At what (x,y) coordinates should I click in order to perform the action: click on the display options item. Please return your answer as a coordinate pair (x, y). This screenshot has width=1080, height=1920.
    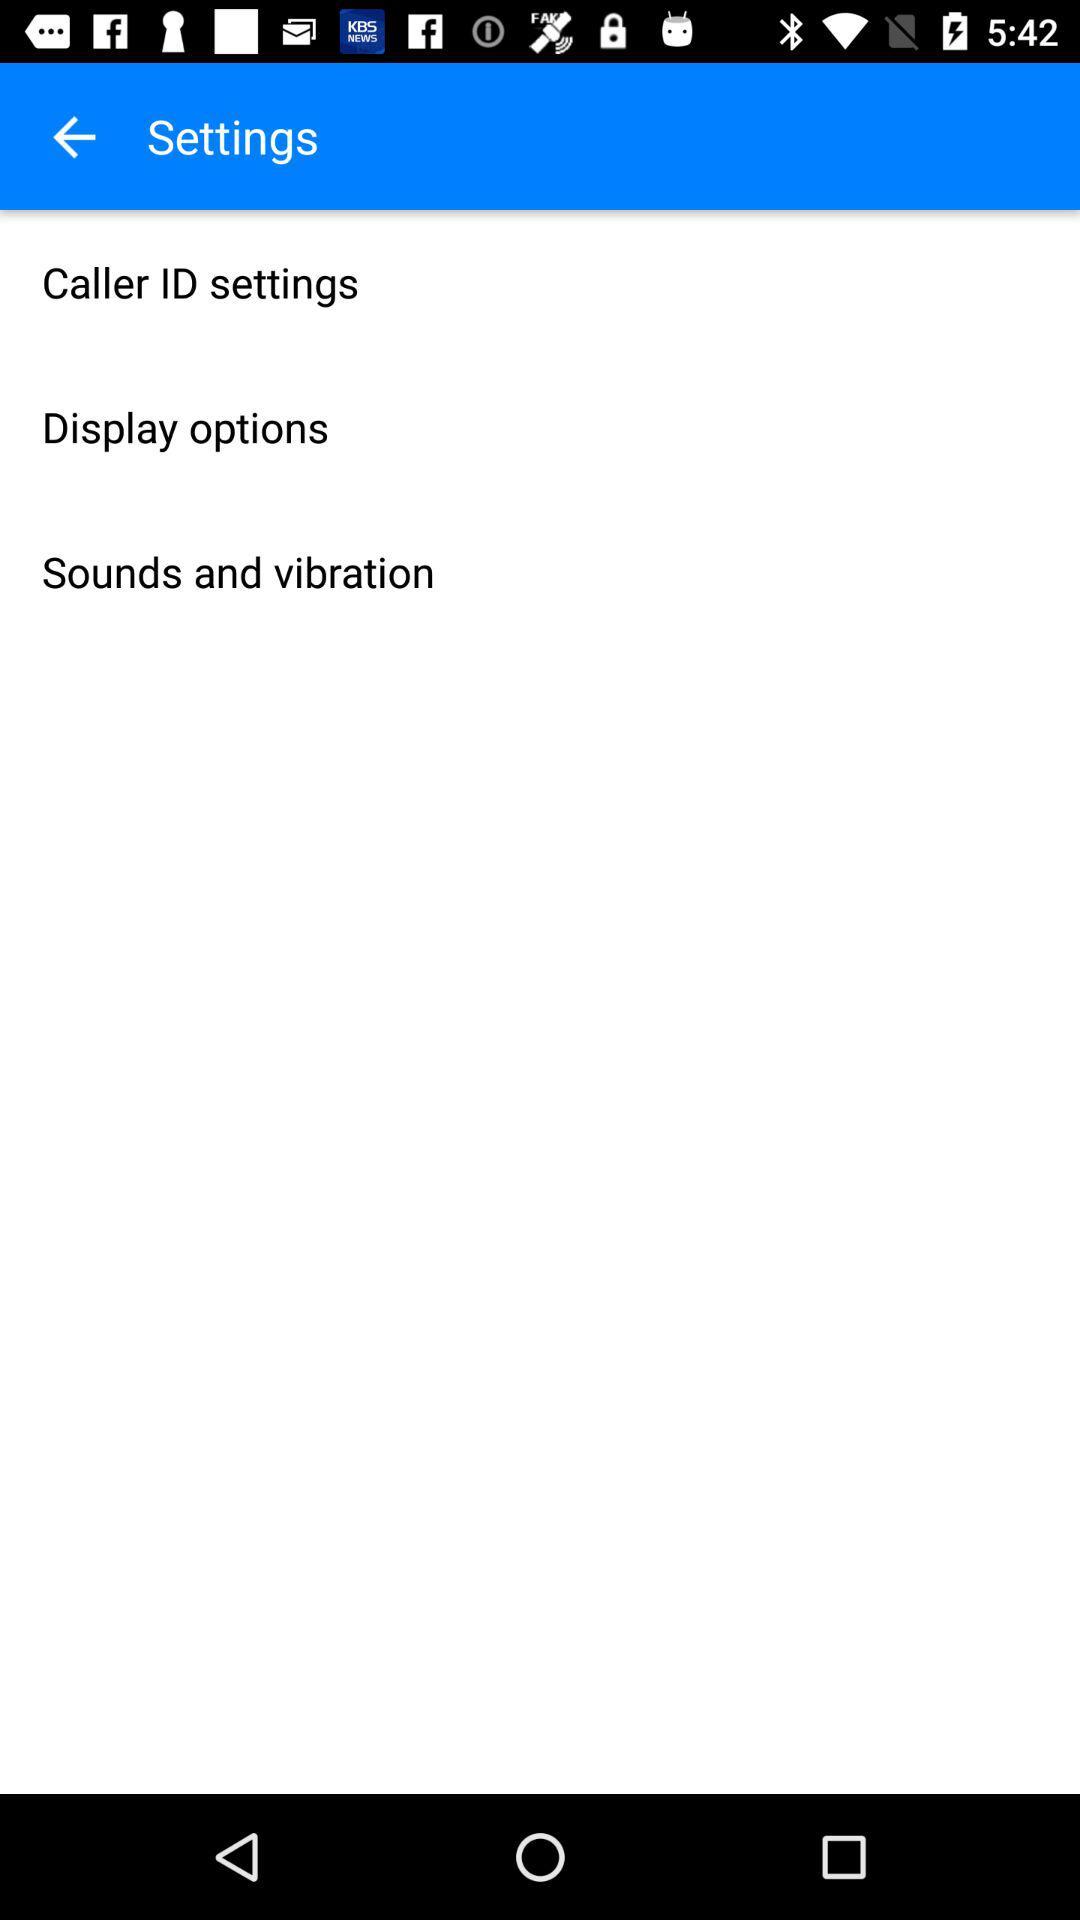
    Looking at the image, I should click on (540, 426).